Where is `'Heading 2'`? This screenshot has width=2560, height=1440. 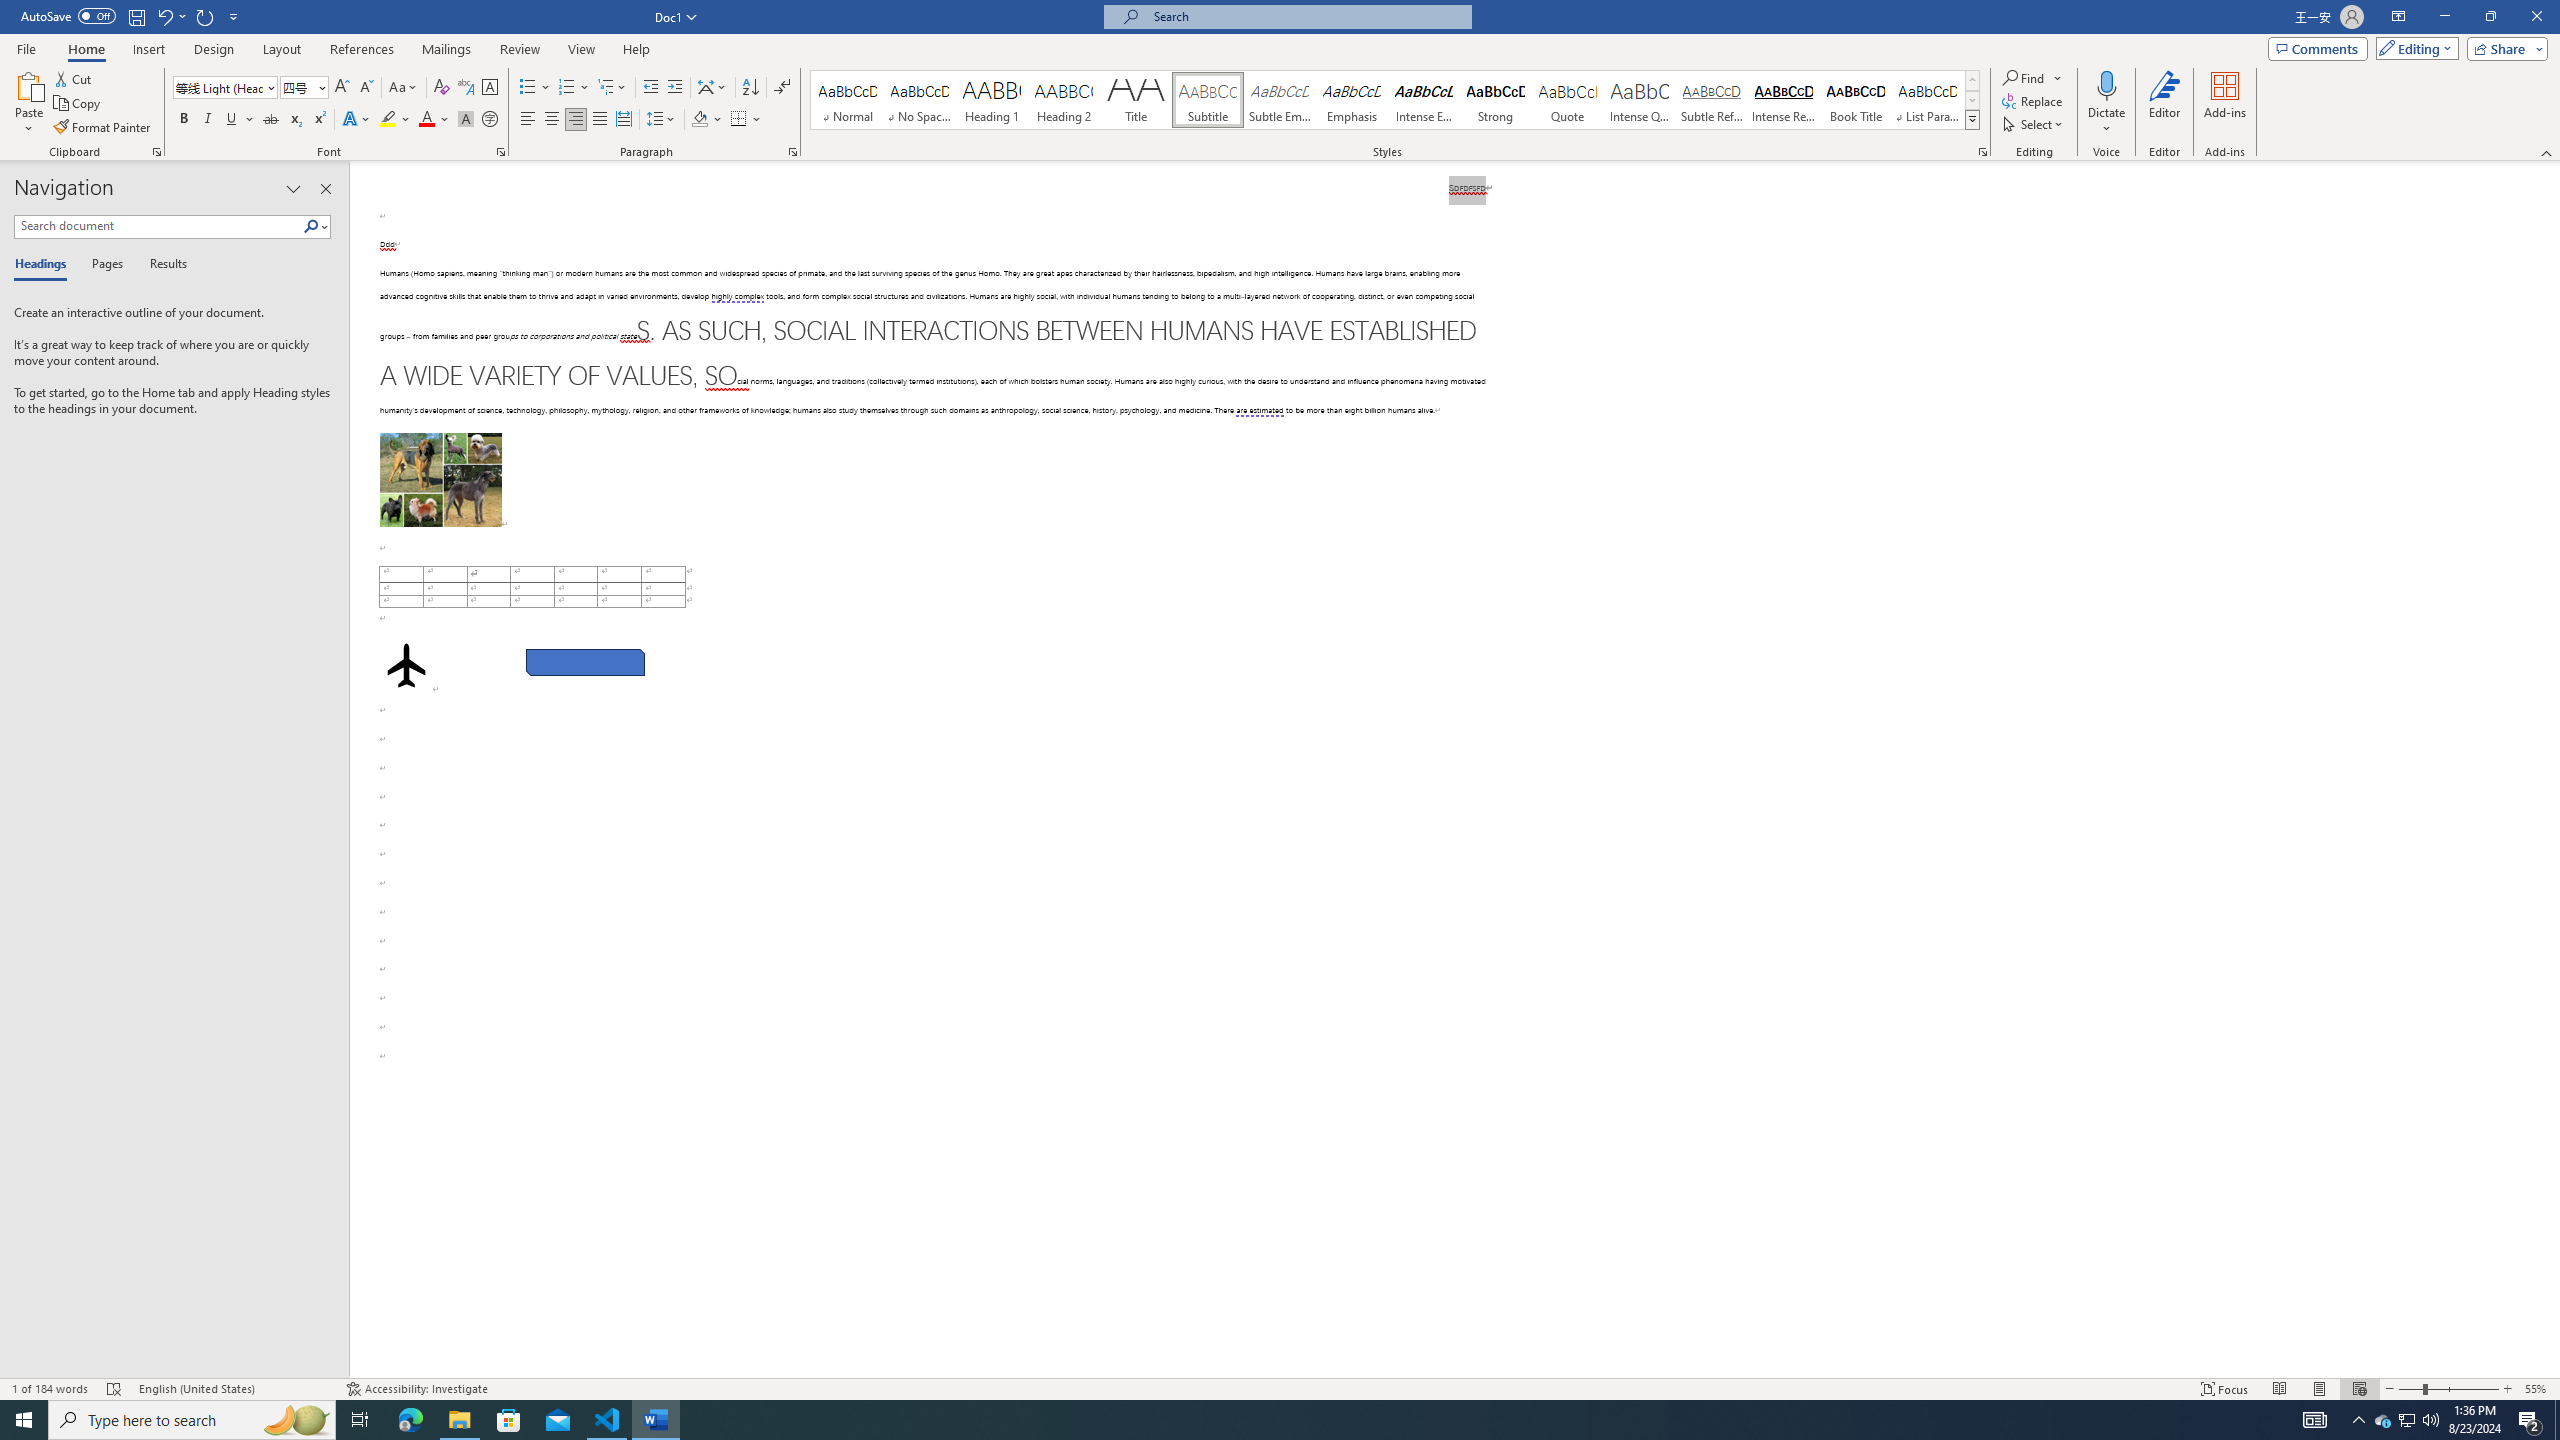
'Heading 2' is located at coordinates (1063, 99).